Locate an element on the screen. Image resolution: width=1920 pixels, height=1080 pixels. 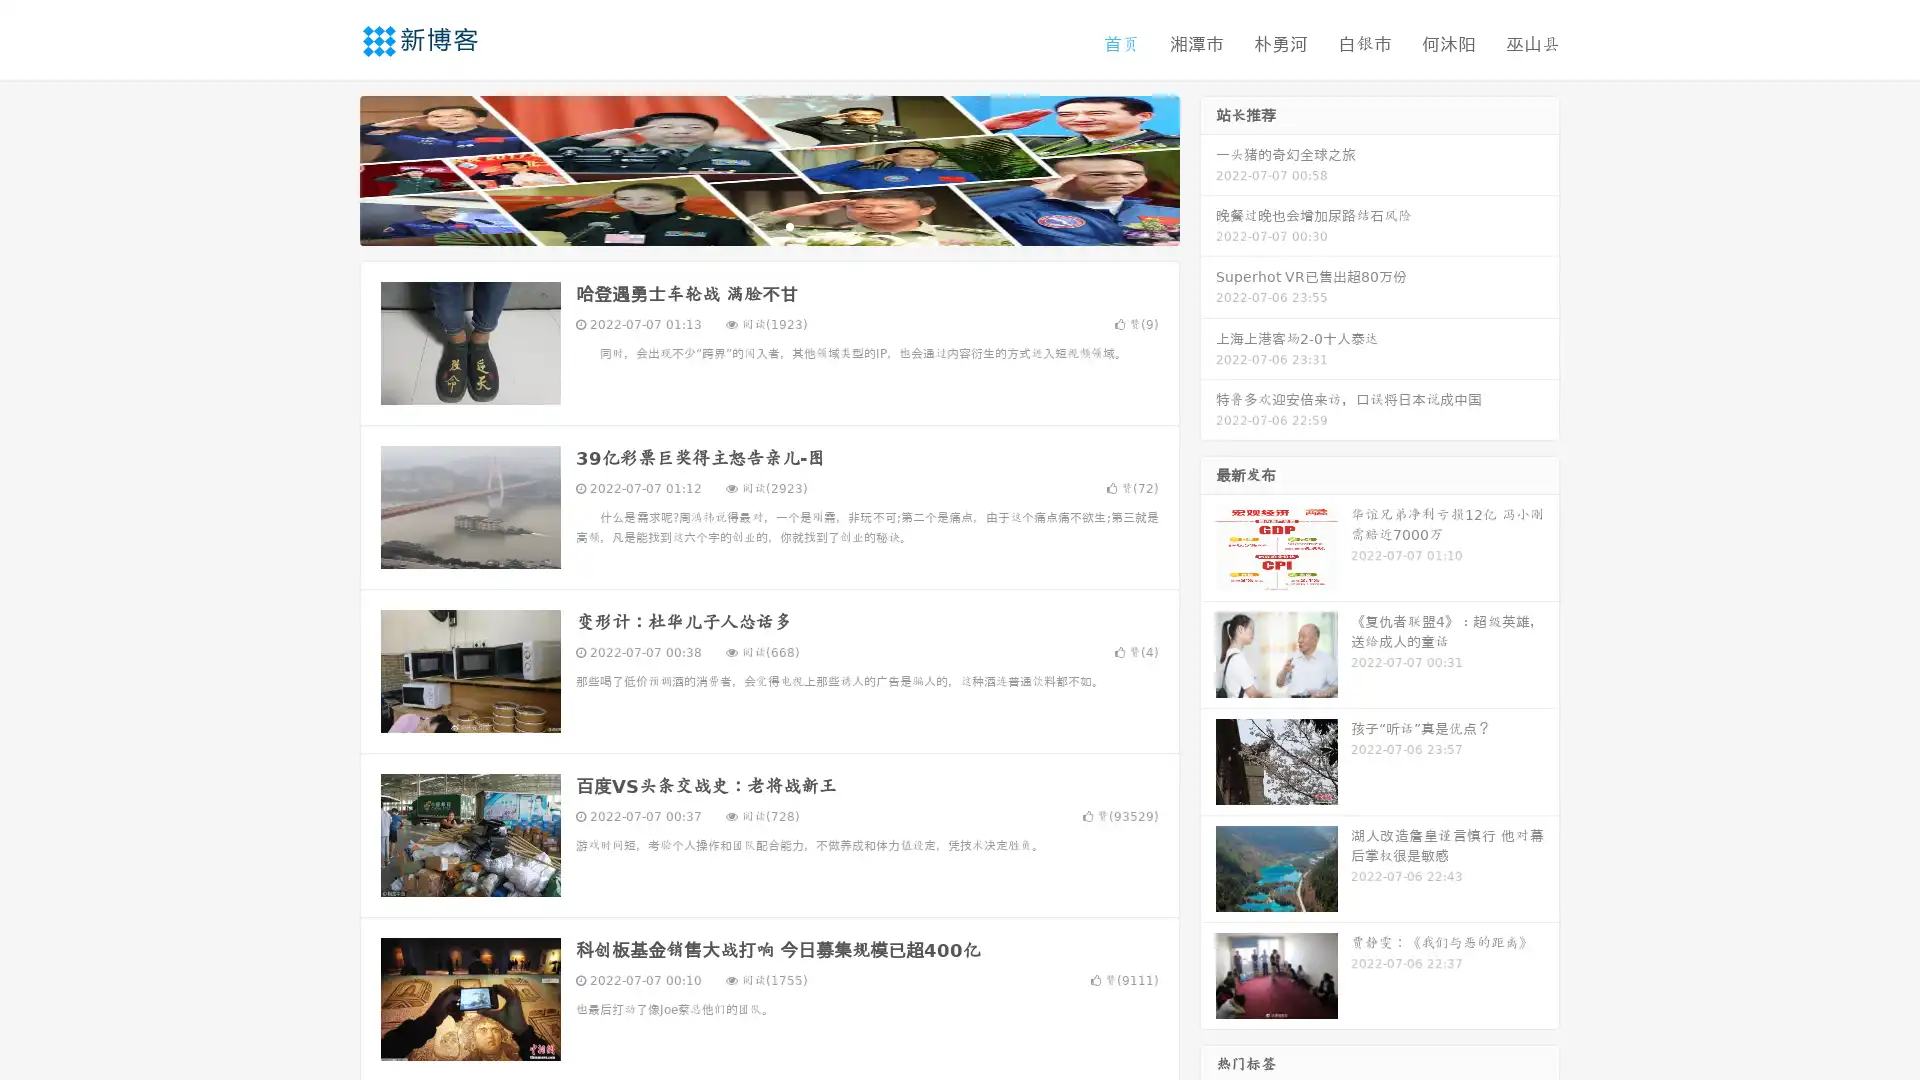
Go to slide 2 is located at coordinates (768, 225).